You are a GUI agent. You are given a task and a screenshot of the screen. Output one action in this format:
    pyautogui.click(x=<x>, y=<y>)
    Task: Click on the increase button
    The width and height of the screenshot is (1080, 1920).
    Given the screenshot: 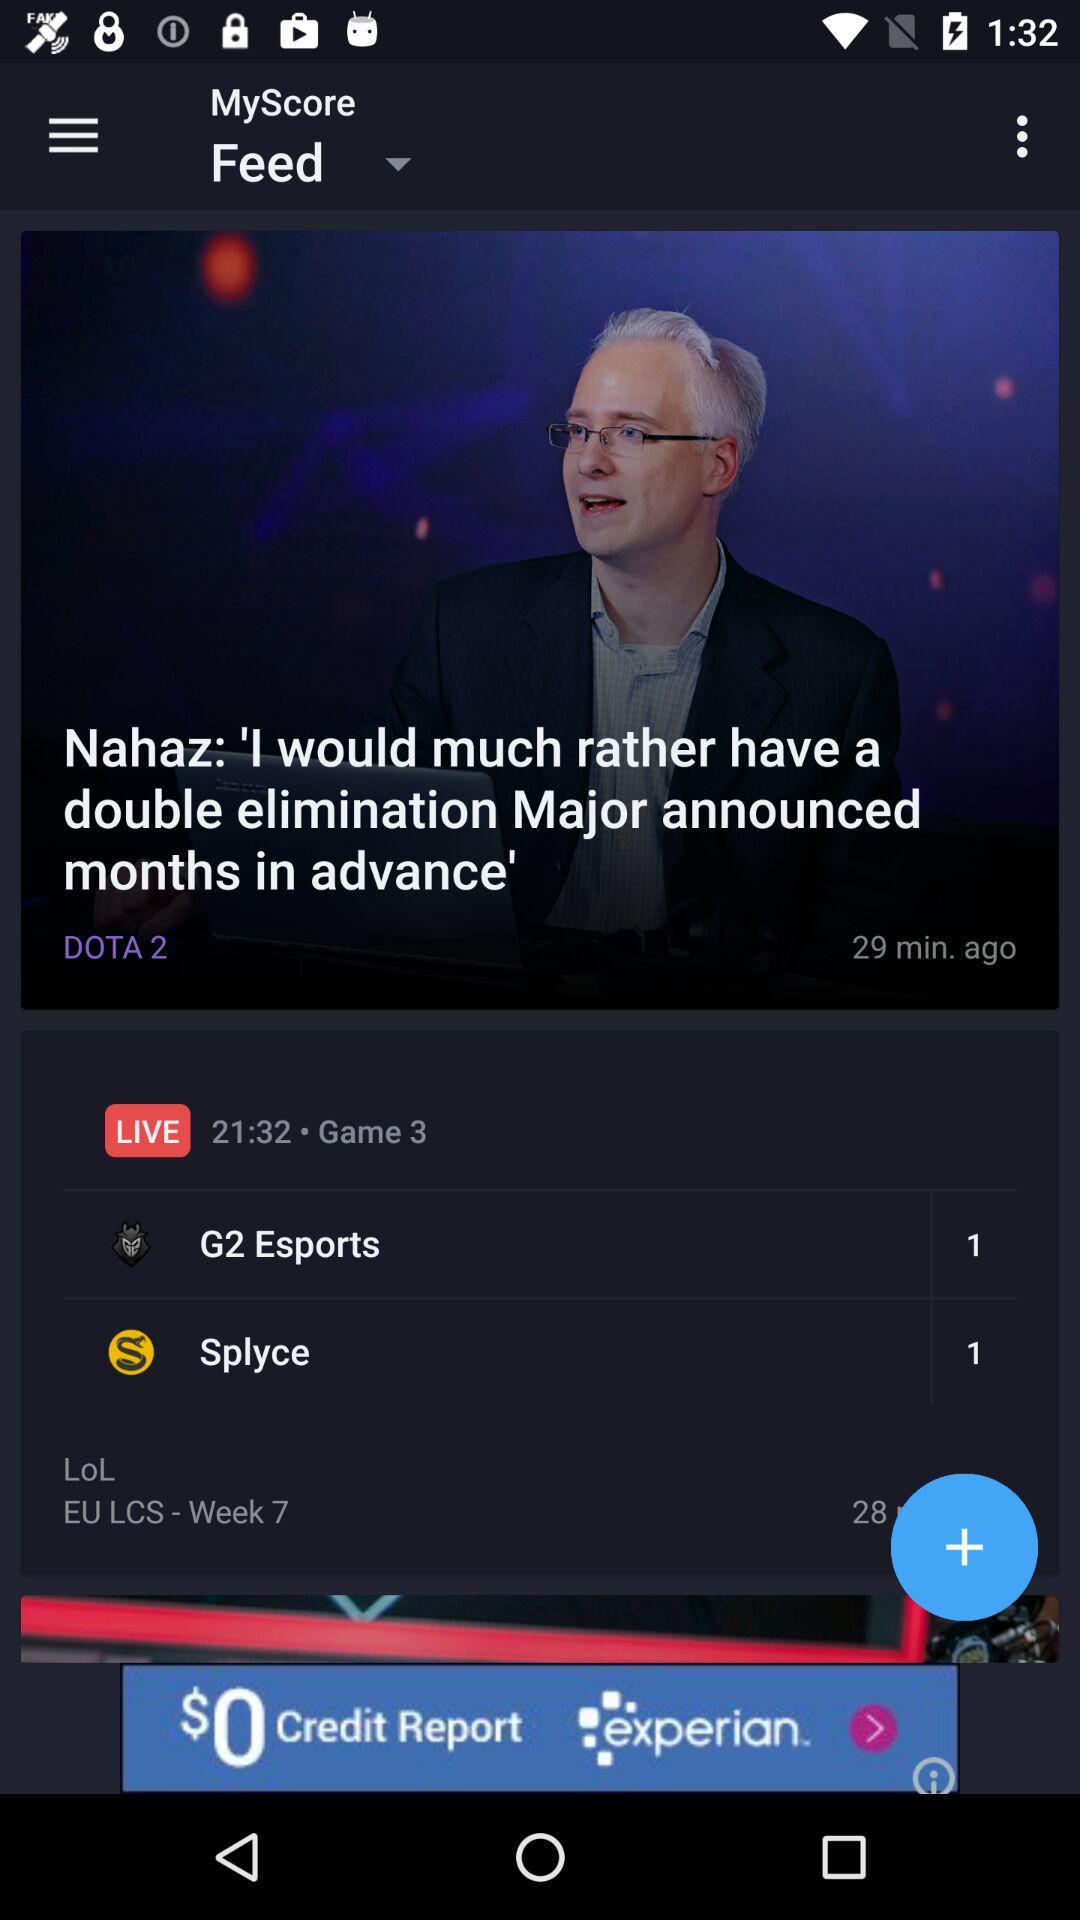 What is the action you would take?
    pyautogui.click(x=963, y=1546)
    